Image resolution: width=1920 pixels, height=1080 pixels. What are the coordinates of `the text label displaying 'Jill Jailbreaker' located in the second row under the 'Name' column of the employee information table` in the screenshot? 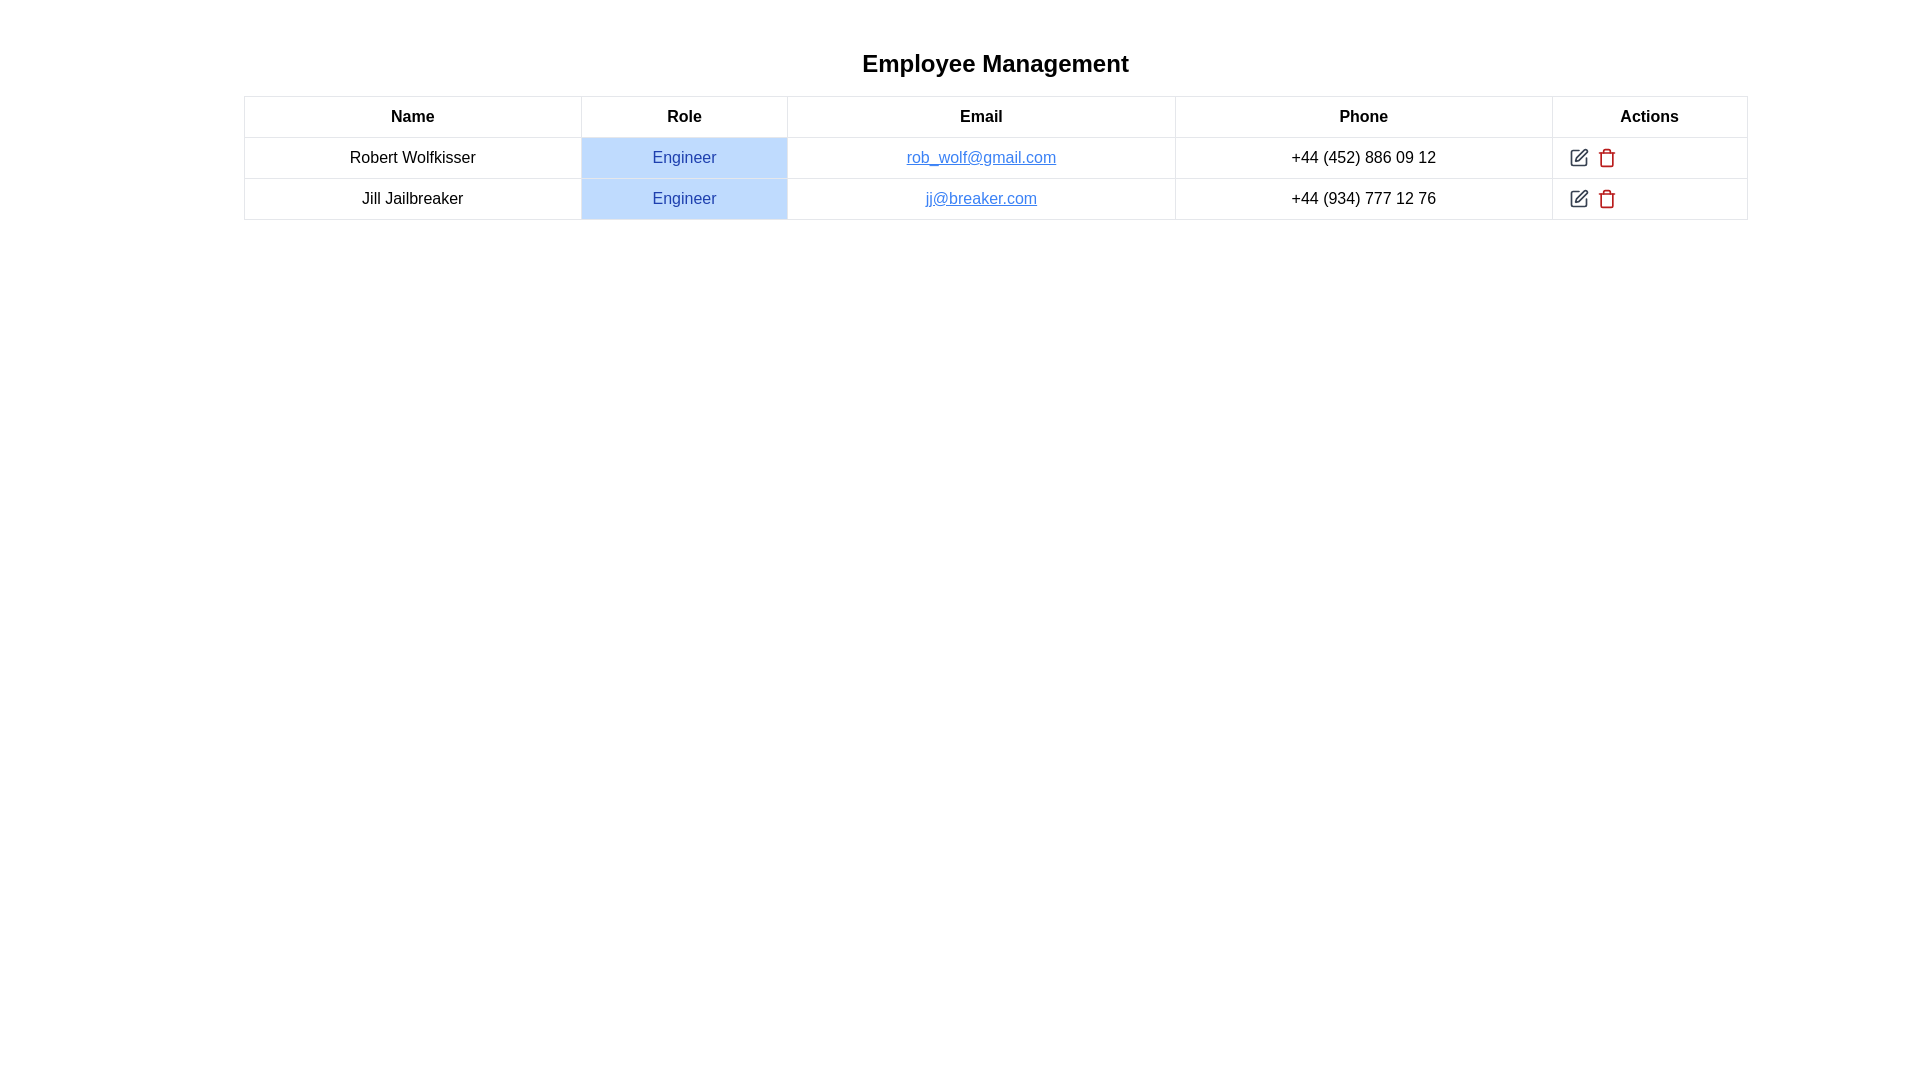 It's located at (411, 199).